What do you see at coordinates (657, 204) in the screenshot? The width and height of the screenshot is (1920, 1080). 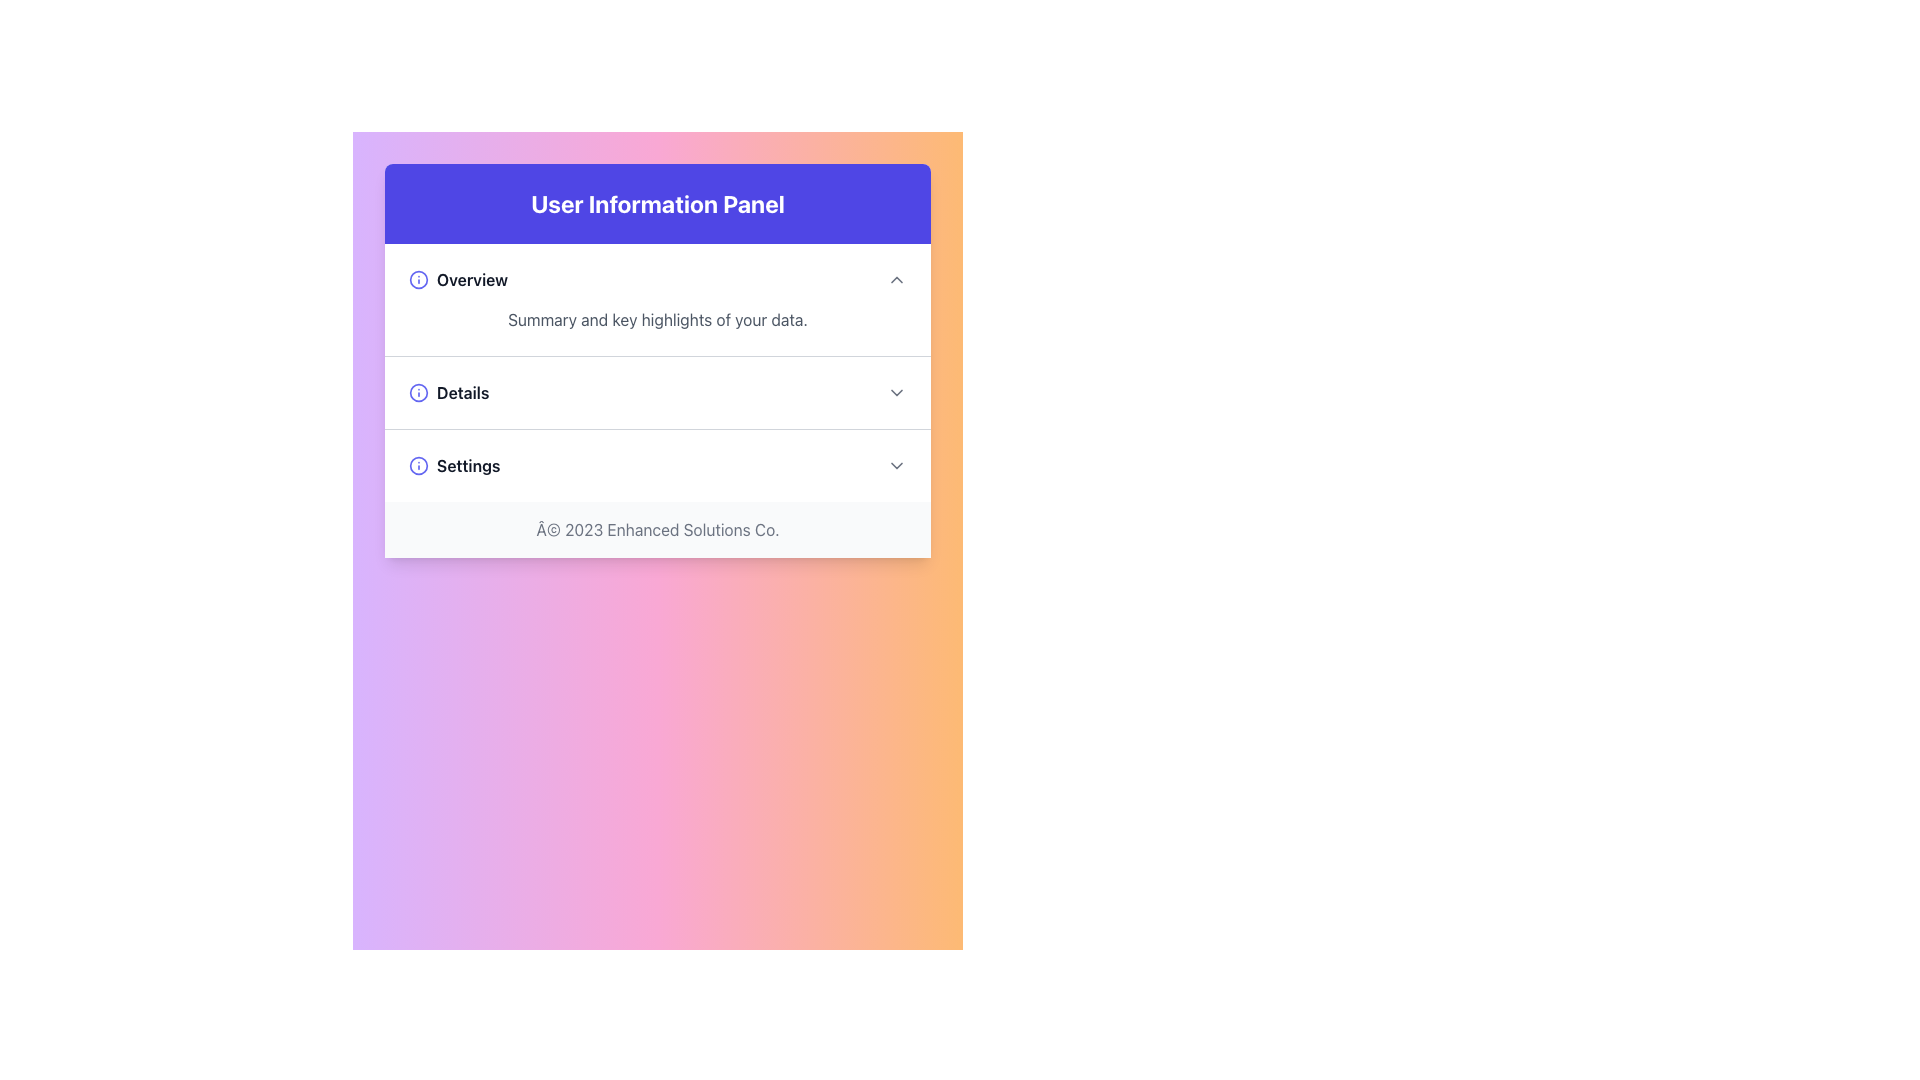 I see `the Header element which has a prominent indigo blue background and displays the title 'User Information Panel'` at bounding box center [657, 204].